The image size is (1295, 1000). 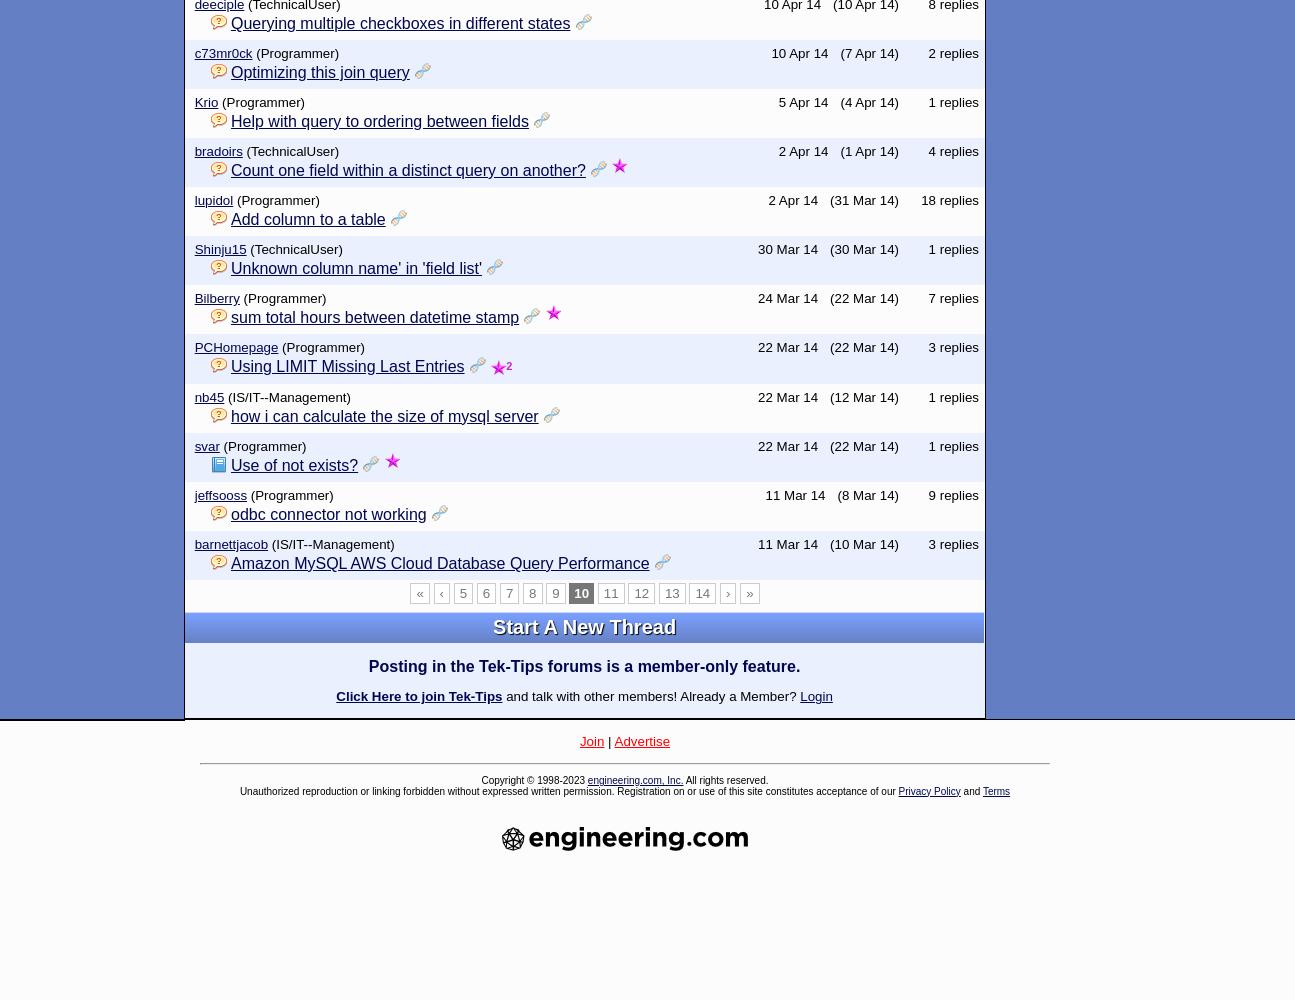 I want to click on 'Join', so click(x=590, y=740).